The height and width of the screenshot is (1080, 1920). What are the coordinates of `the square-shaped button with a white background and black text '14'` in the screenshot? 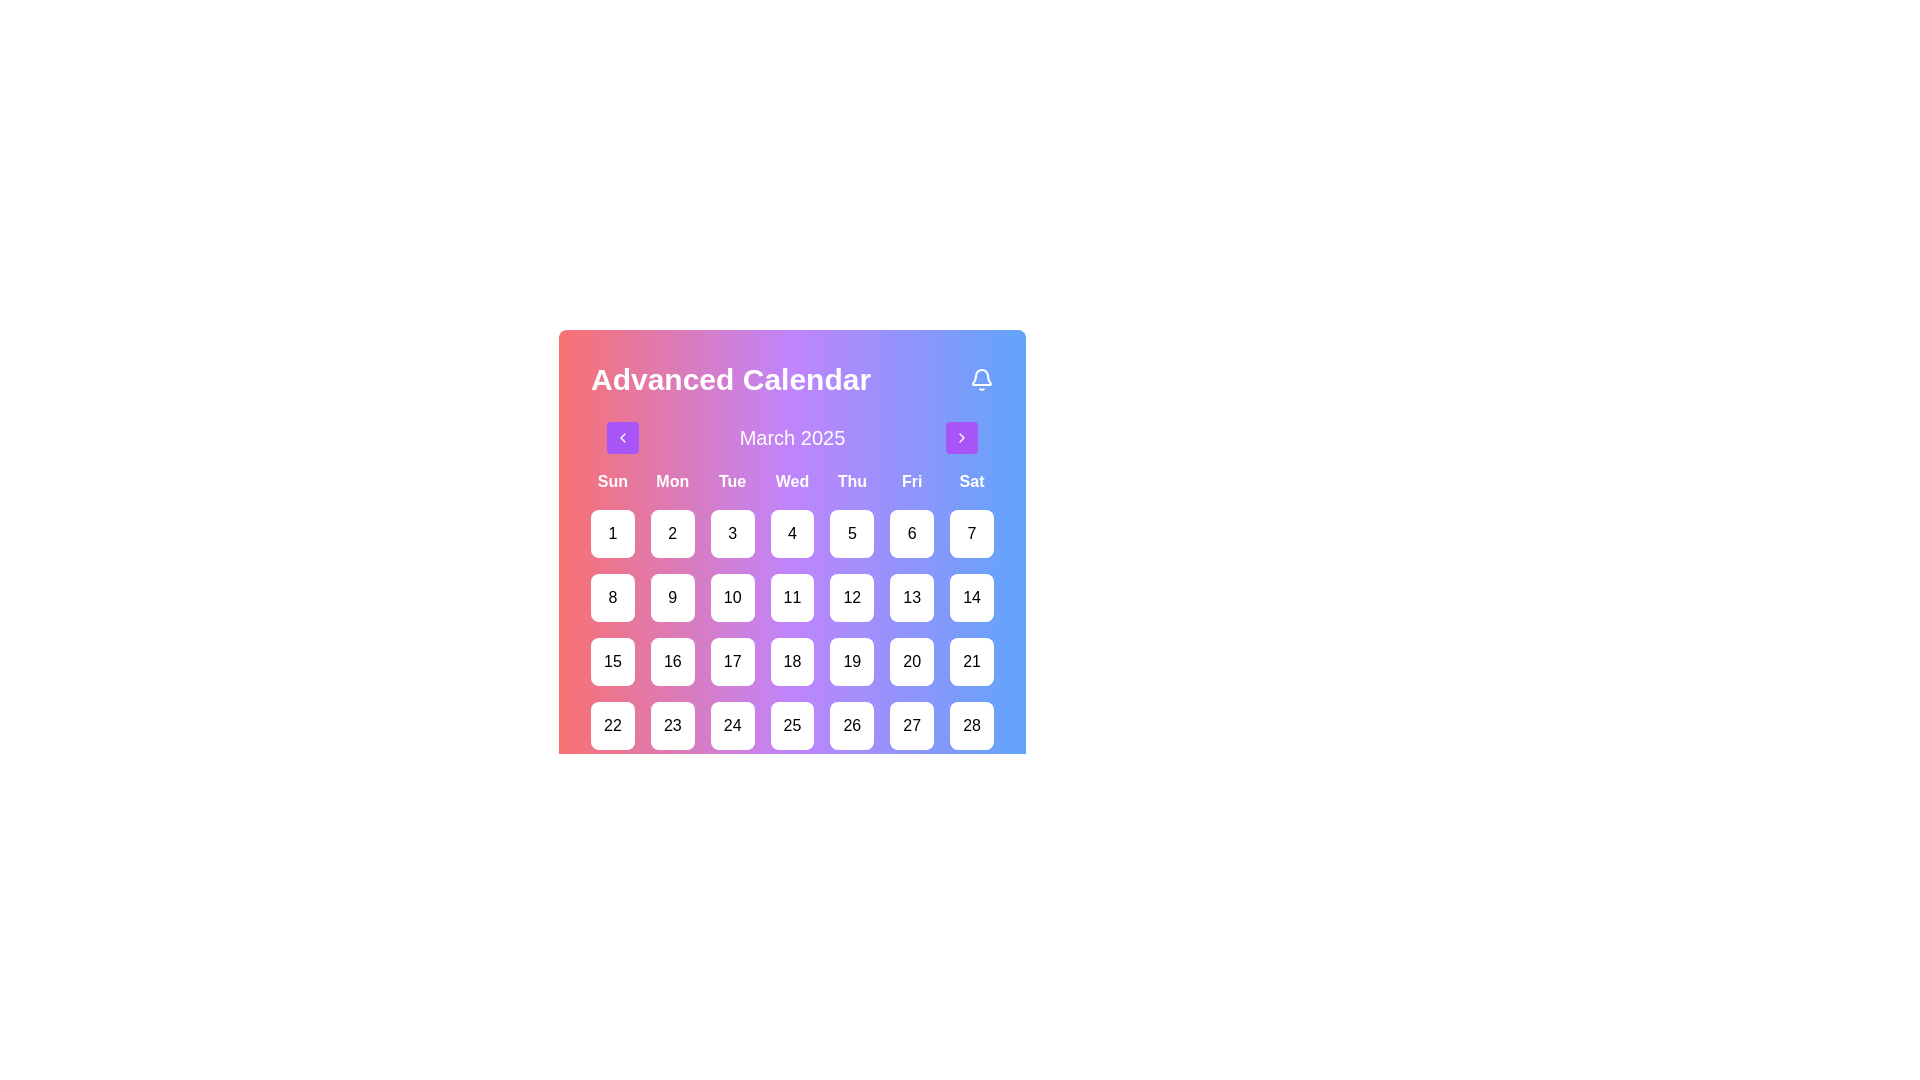 It's located at (972, 596).